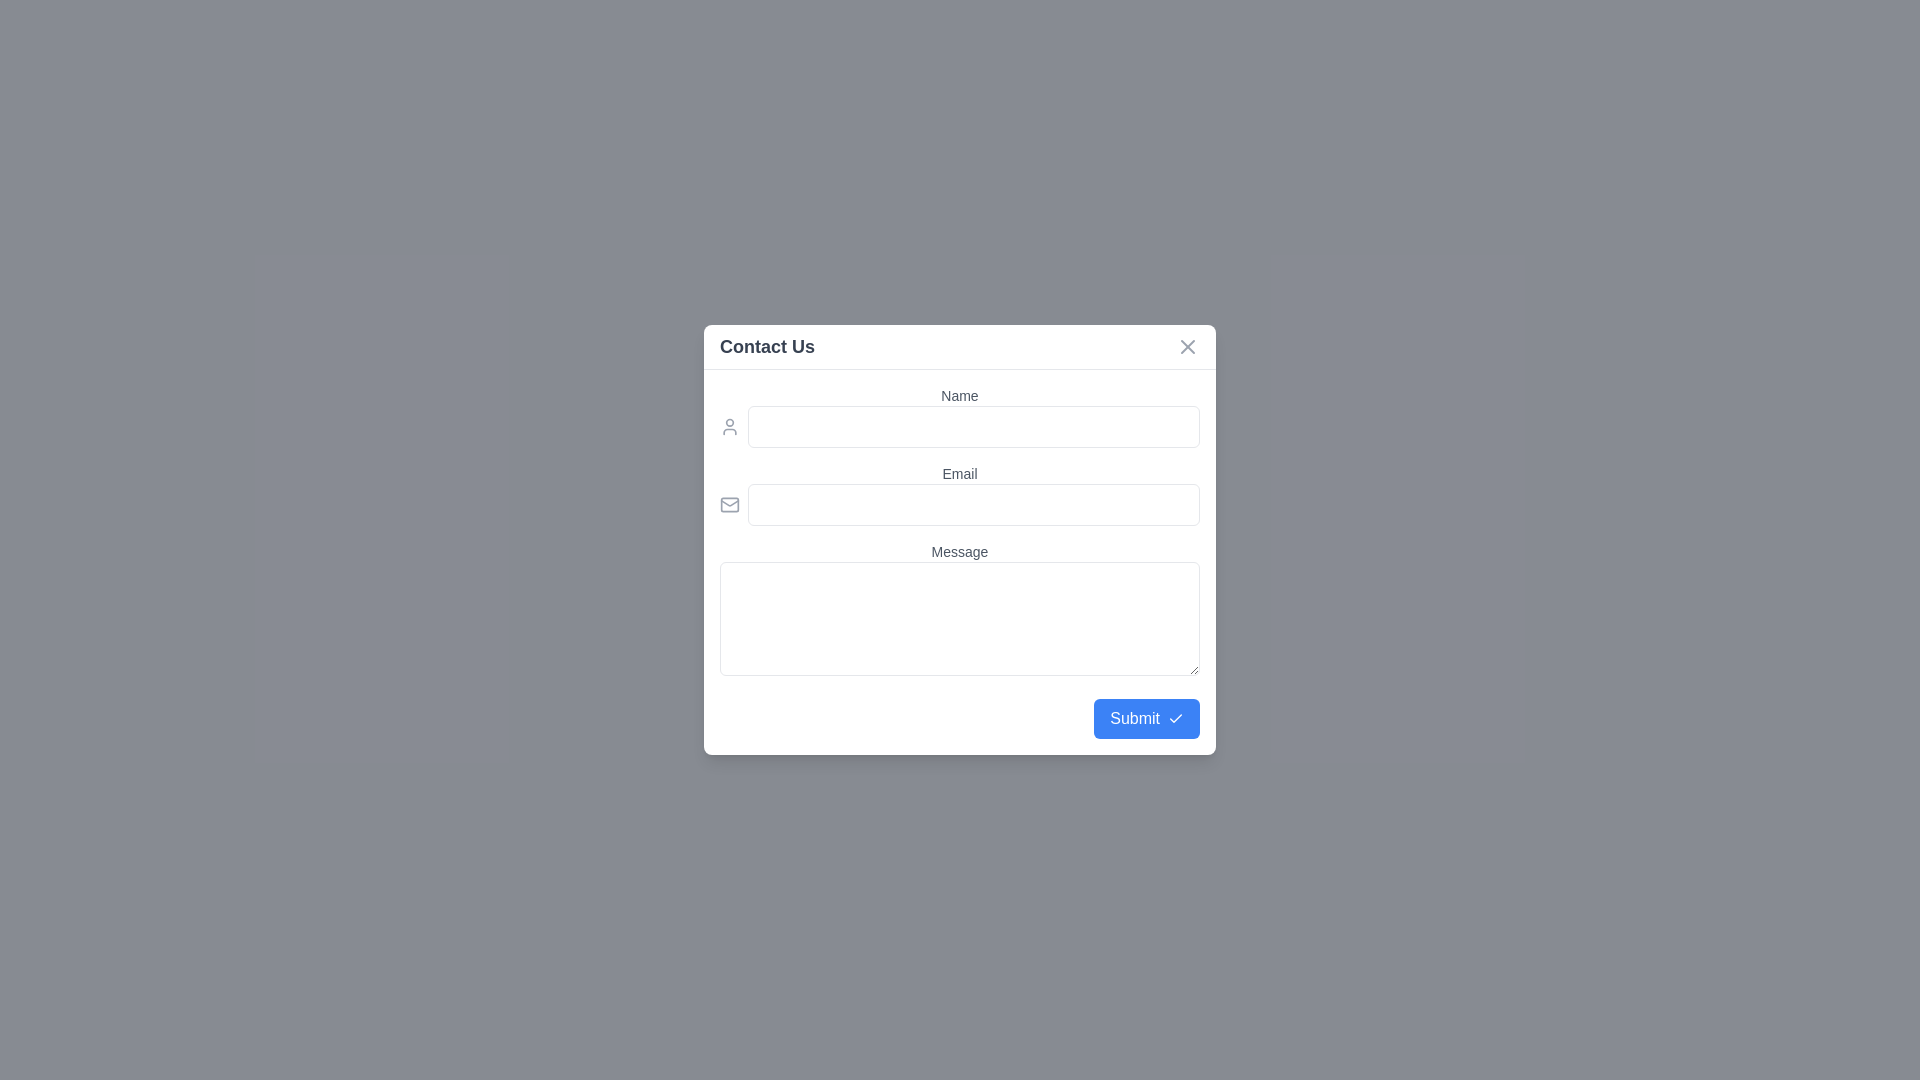 This screenshot has width=1920, height=1080. What do you see at coordinates (728, 504) in the screenshot?
I see `the decorative static icon located to the left of the email input field in the 'Contact Us' form` at bounding box center [728, 504].